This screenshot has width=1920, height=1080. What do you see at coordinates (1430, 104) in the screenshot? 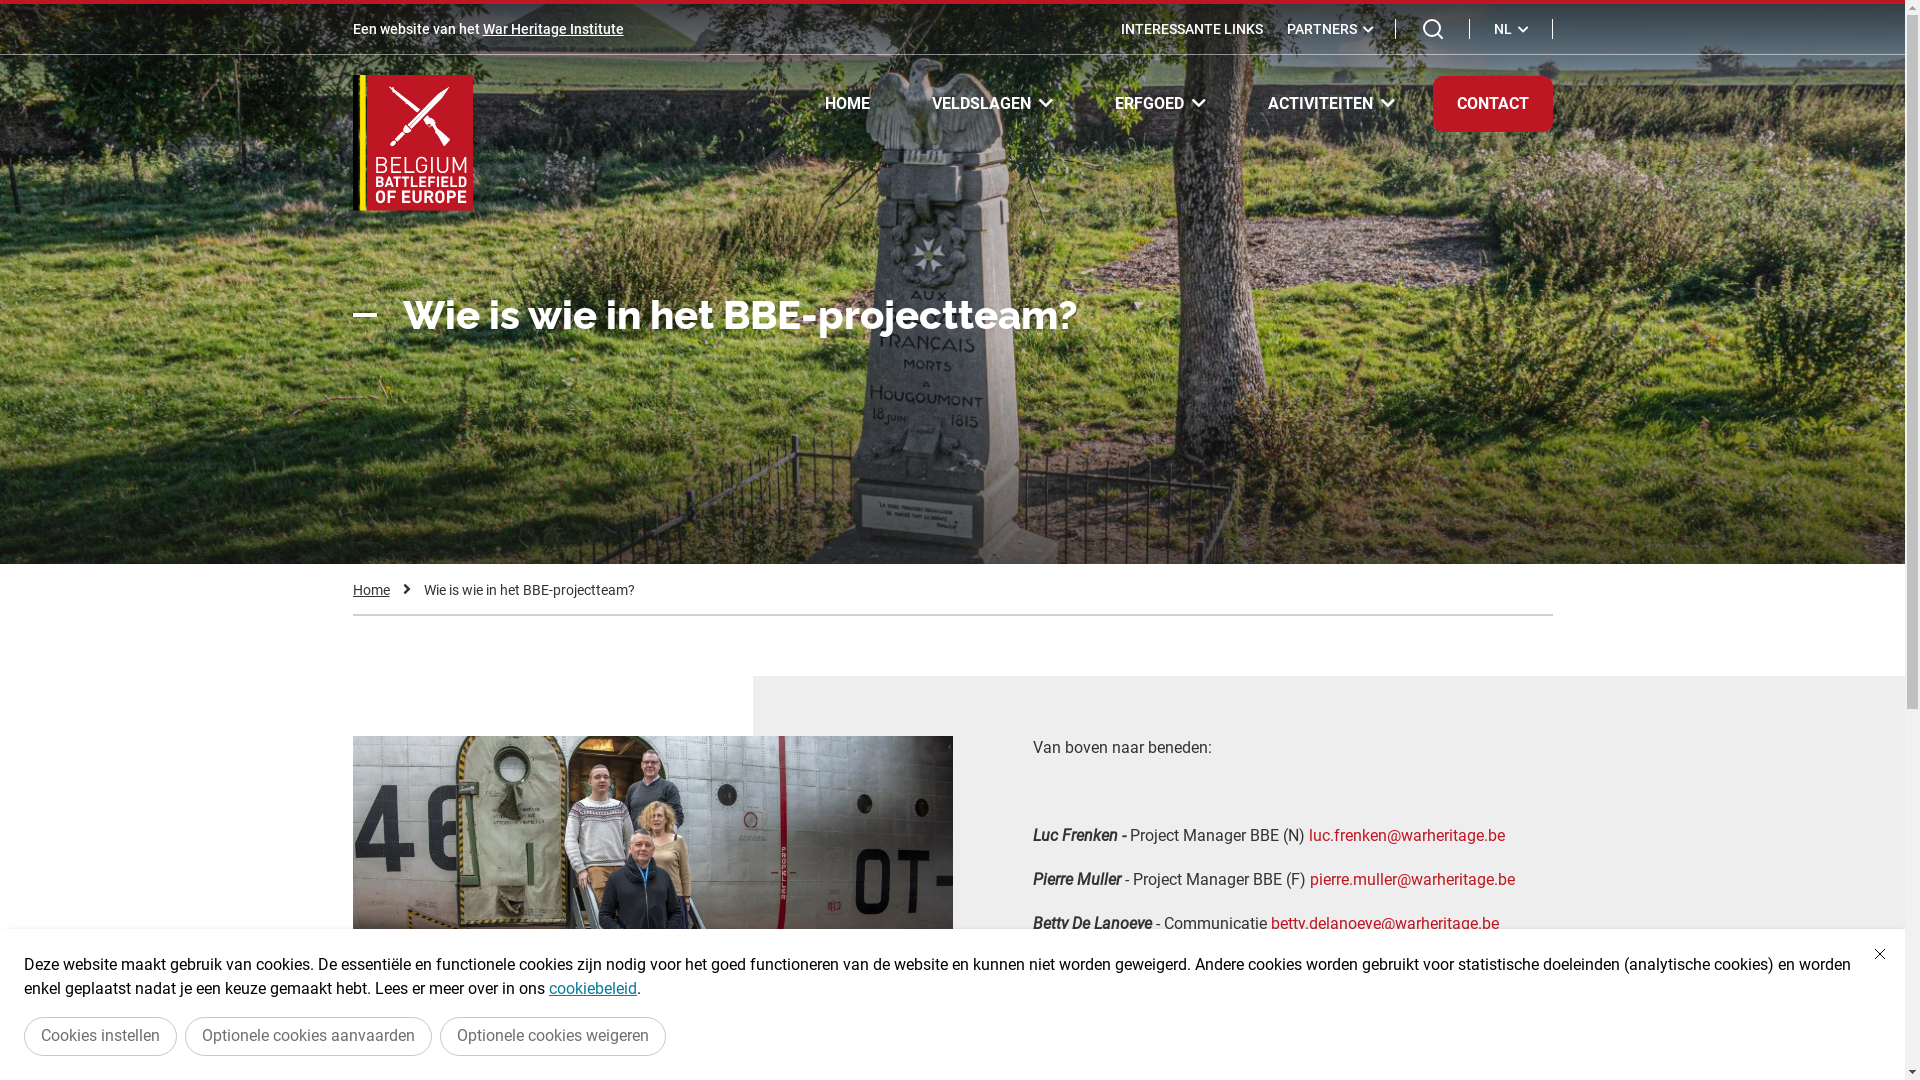
I see `'CONTACT'` at bounding box center [1430, 104].